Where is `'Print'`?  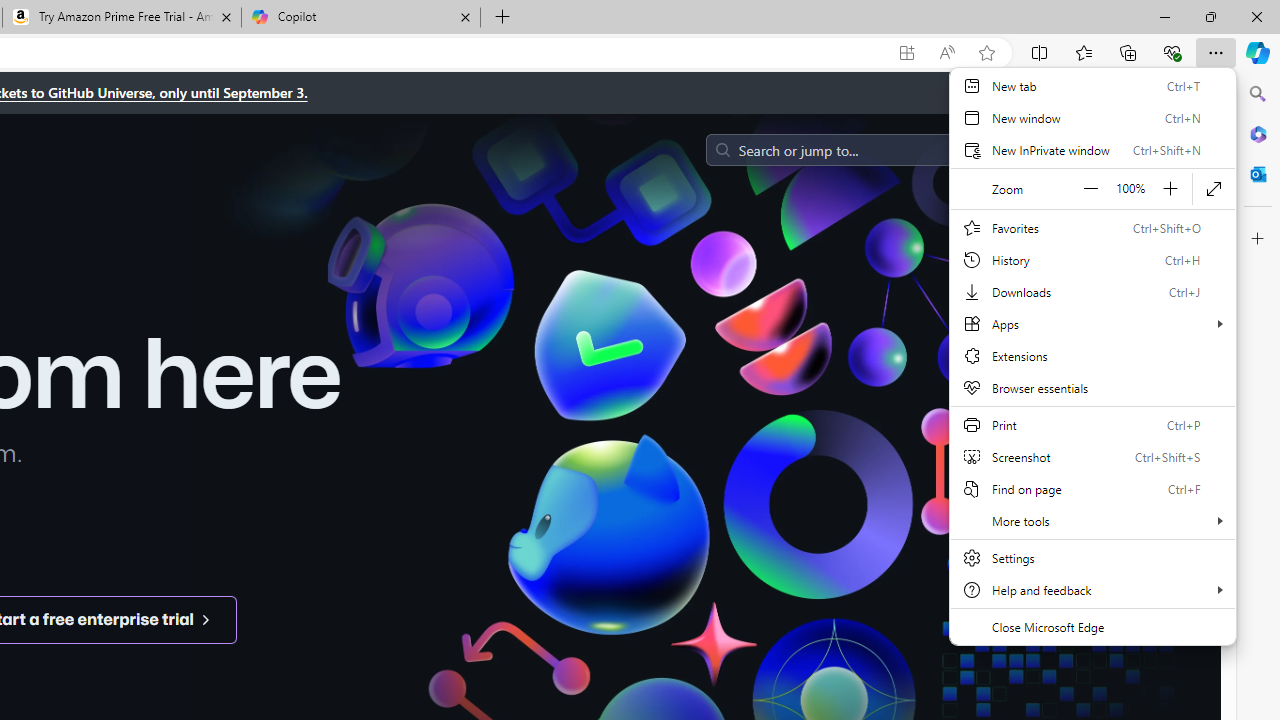 'Print' is located at coordinates (1092, 423).